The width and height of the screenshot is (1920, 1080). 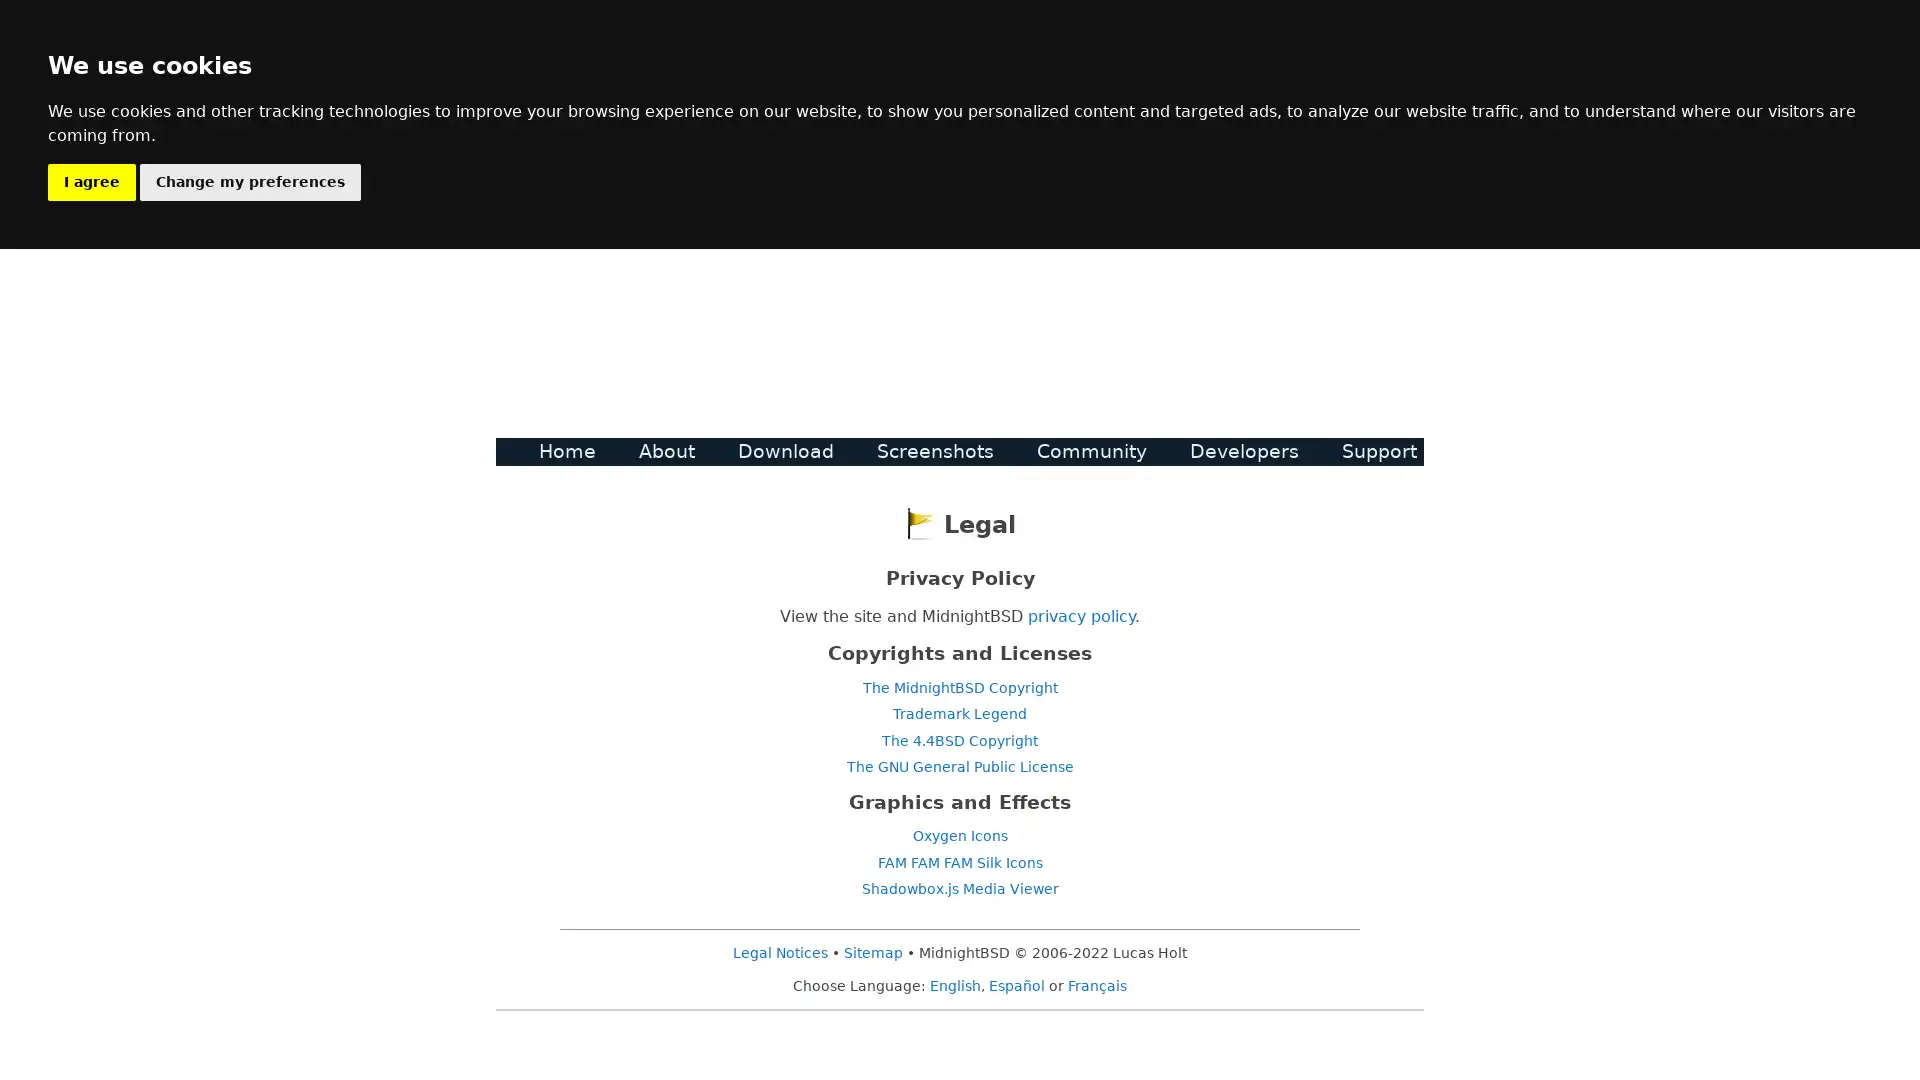 I want to click on Change my preferences, so click(x=249, y=182).